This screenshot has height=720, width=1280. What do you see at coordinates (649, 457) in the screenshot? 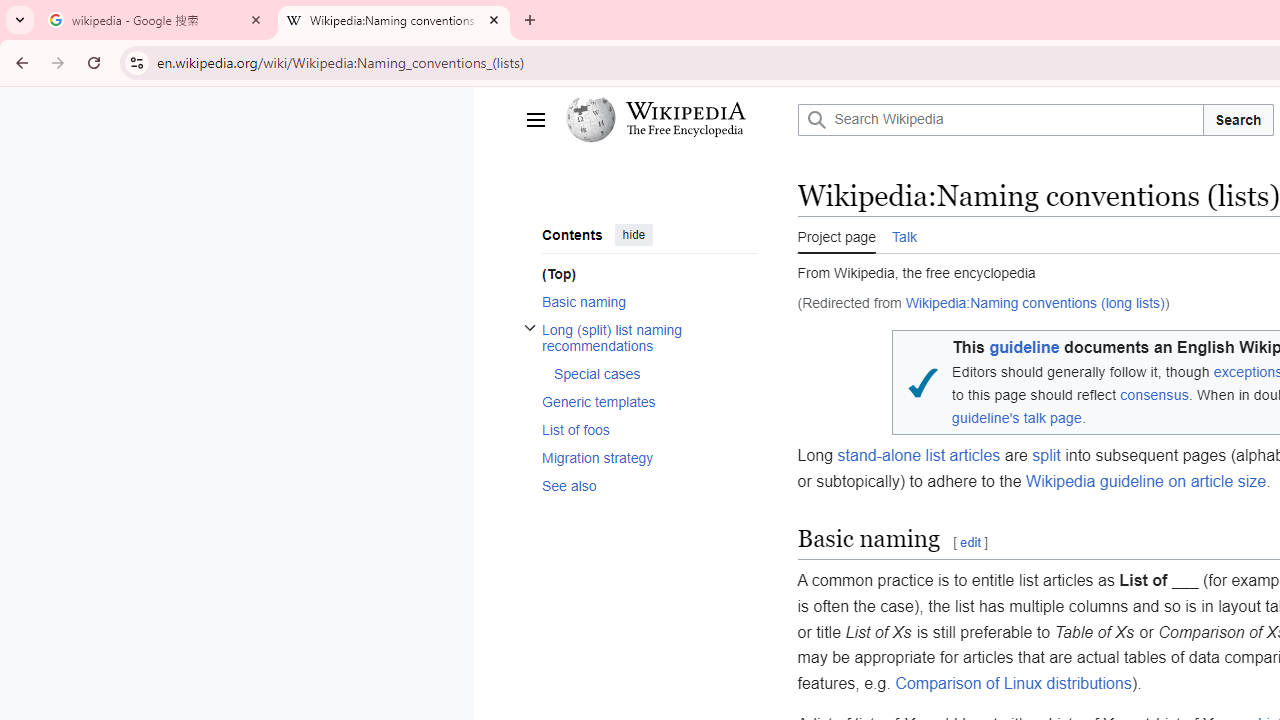
I see `'Migration strategy'` at bounding box center [649, 457].